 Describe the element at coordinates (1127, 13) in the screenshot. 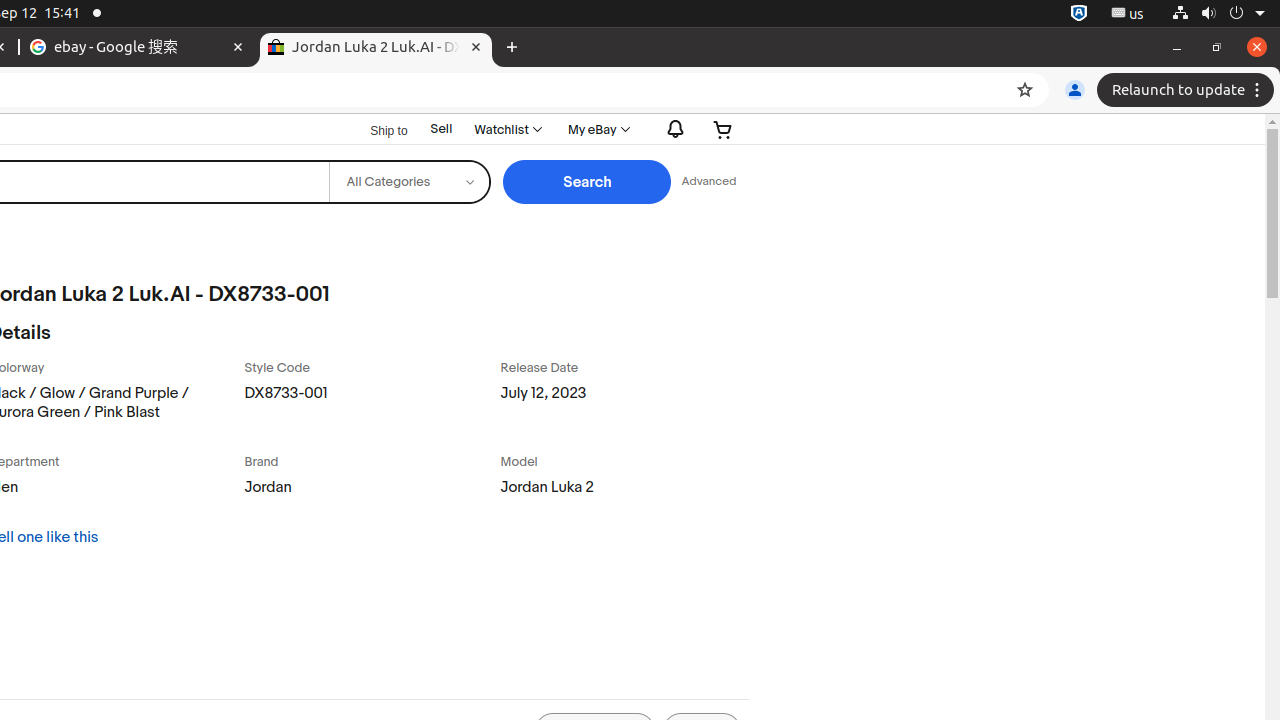

I see `':1.21/StatusNotifierItem'` at that location.